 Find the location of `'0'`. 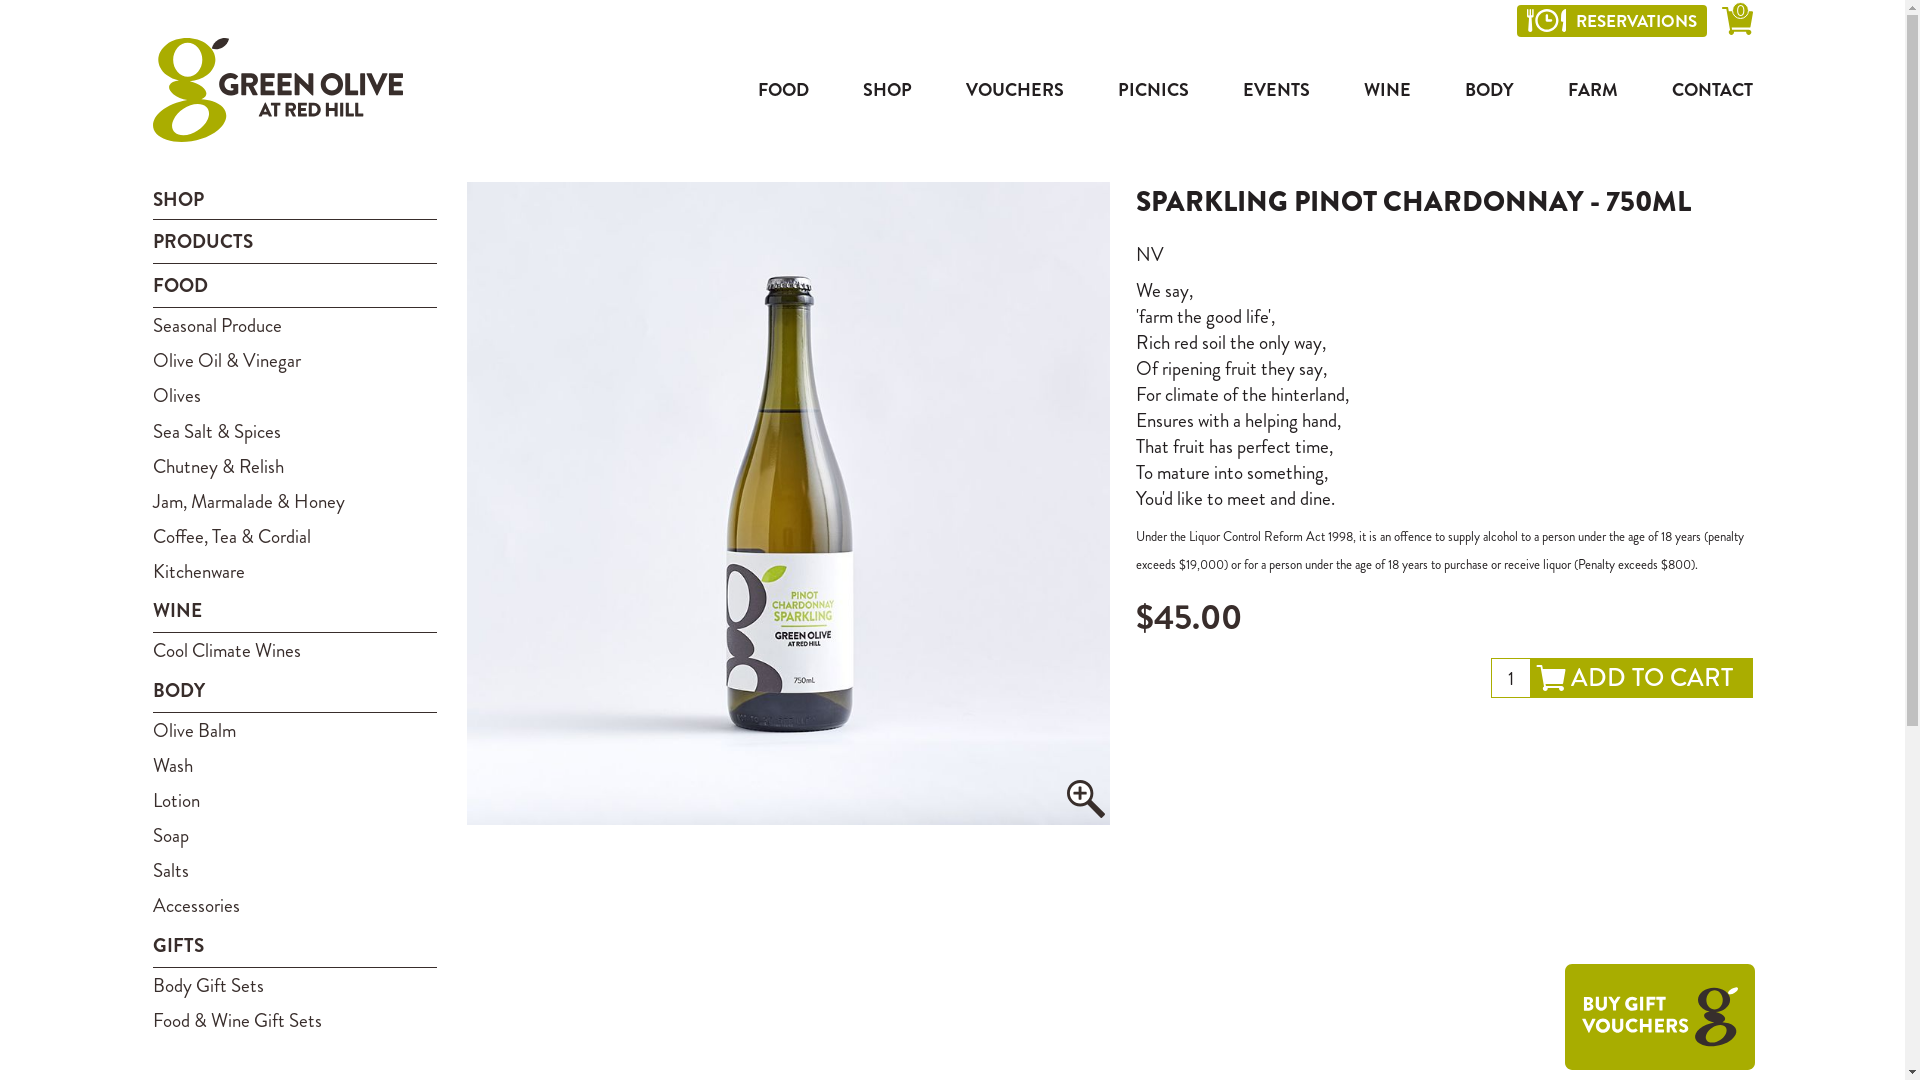

'0' is located at coordinates (1736, 24).